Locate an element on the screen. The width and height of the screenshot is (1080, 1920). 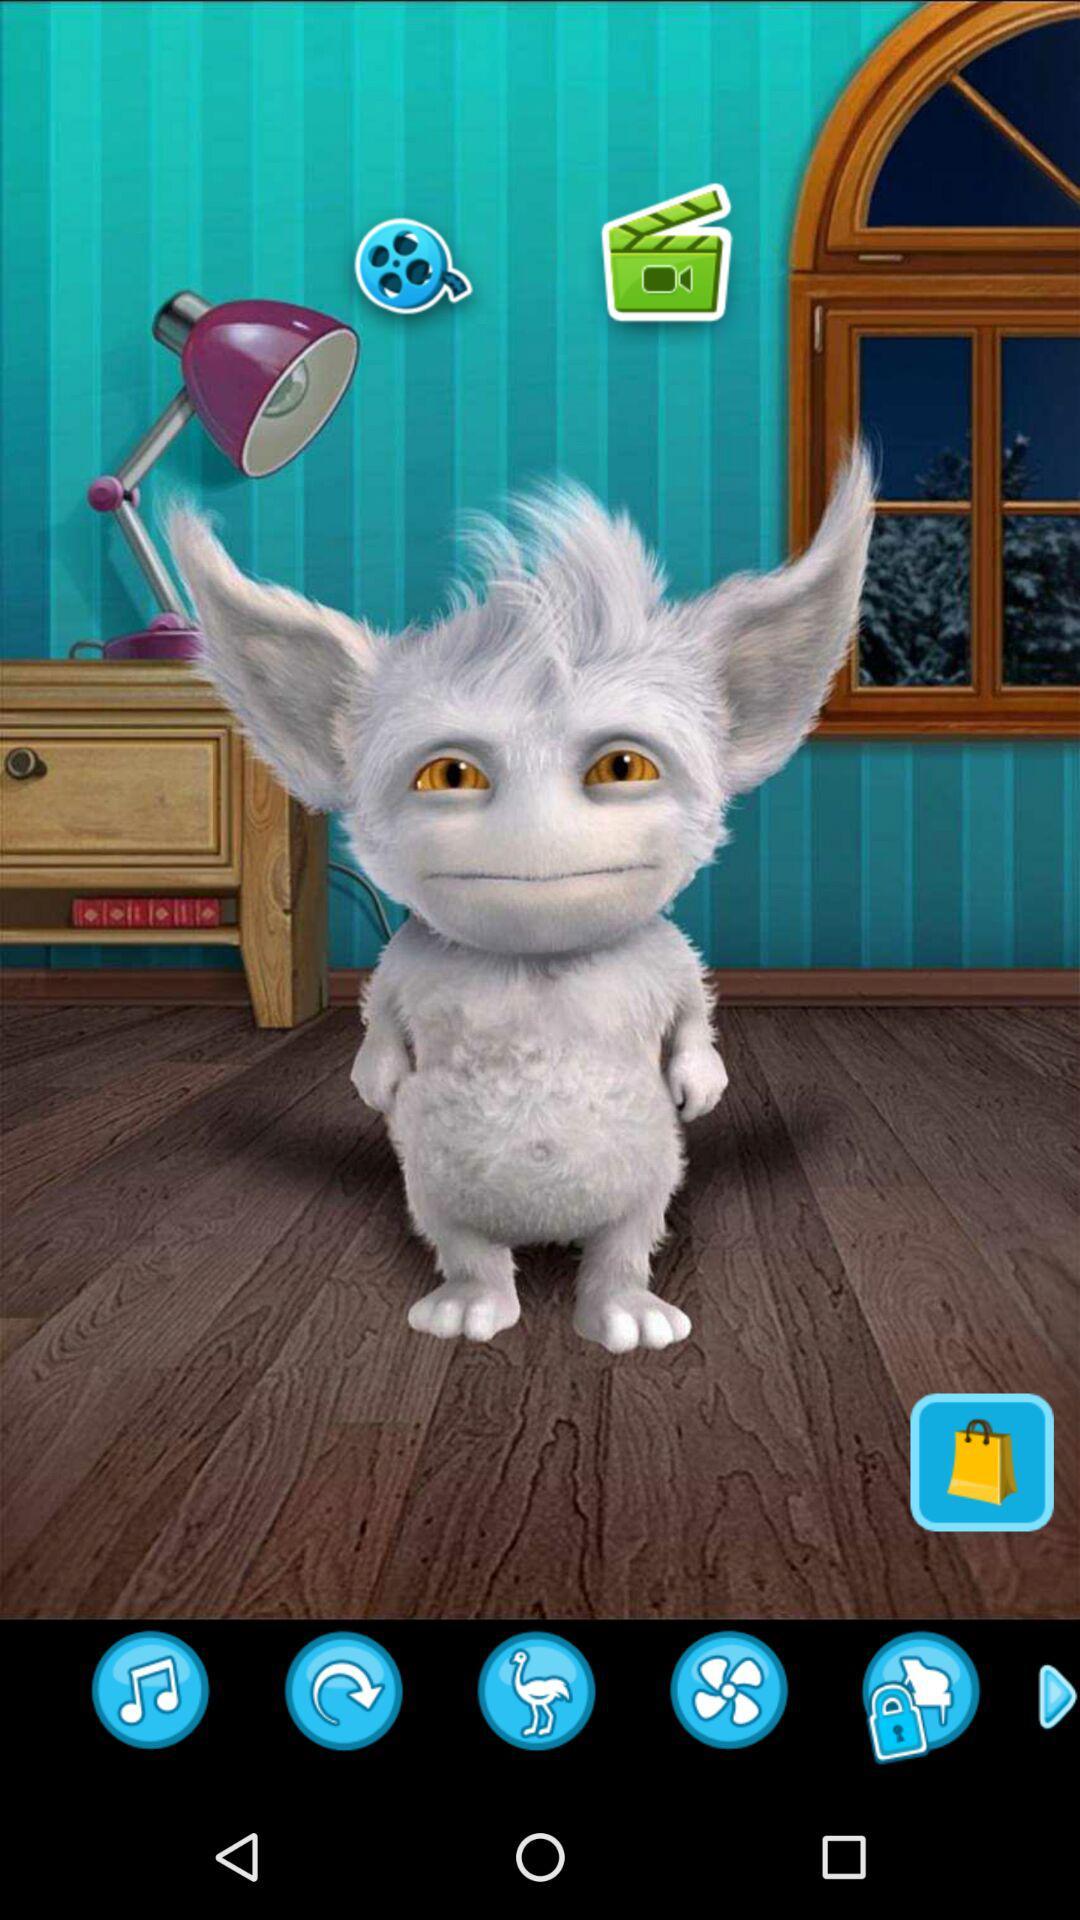
music page is located at coordinates (150, 1696).